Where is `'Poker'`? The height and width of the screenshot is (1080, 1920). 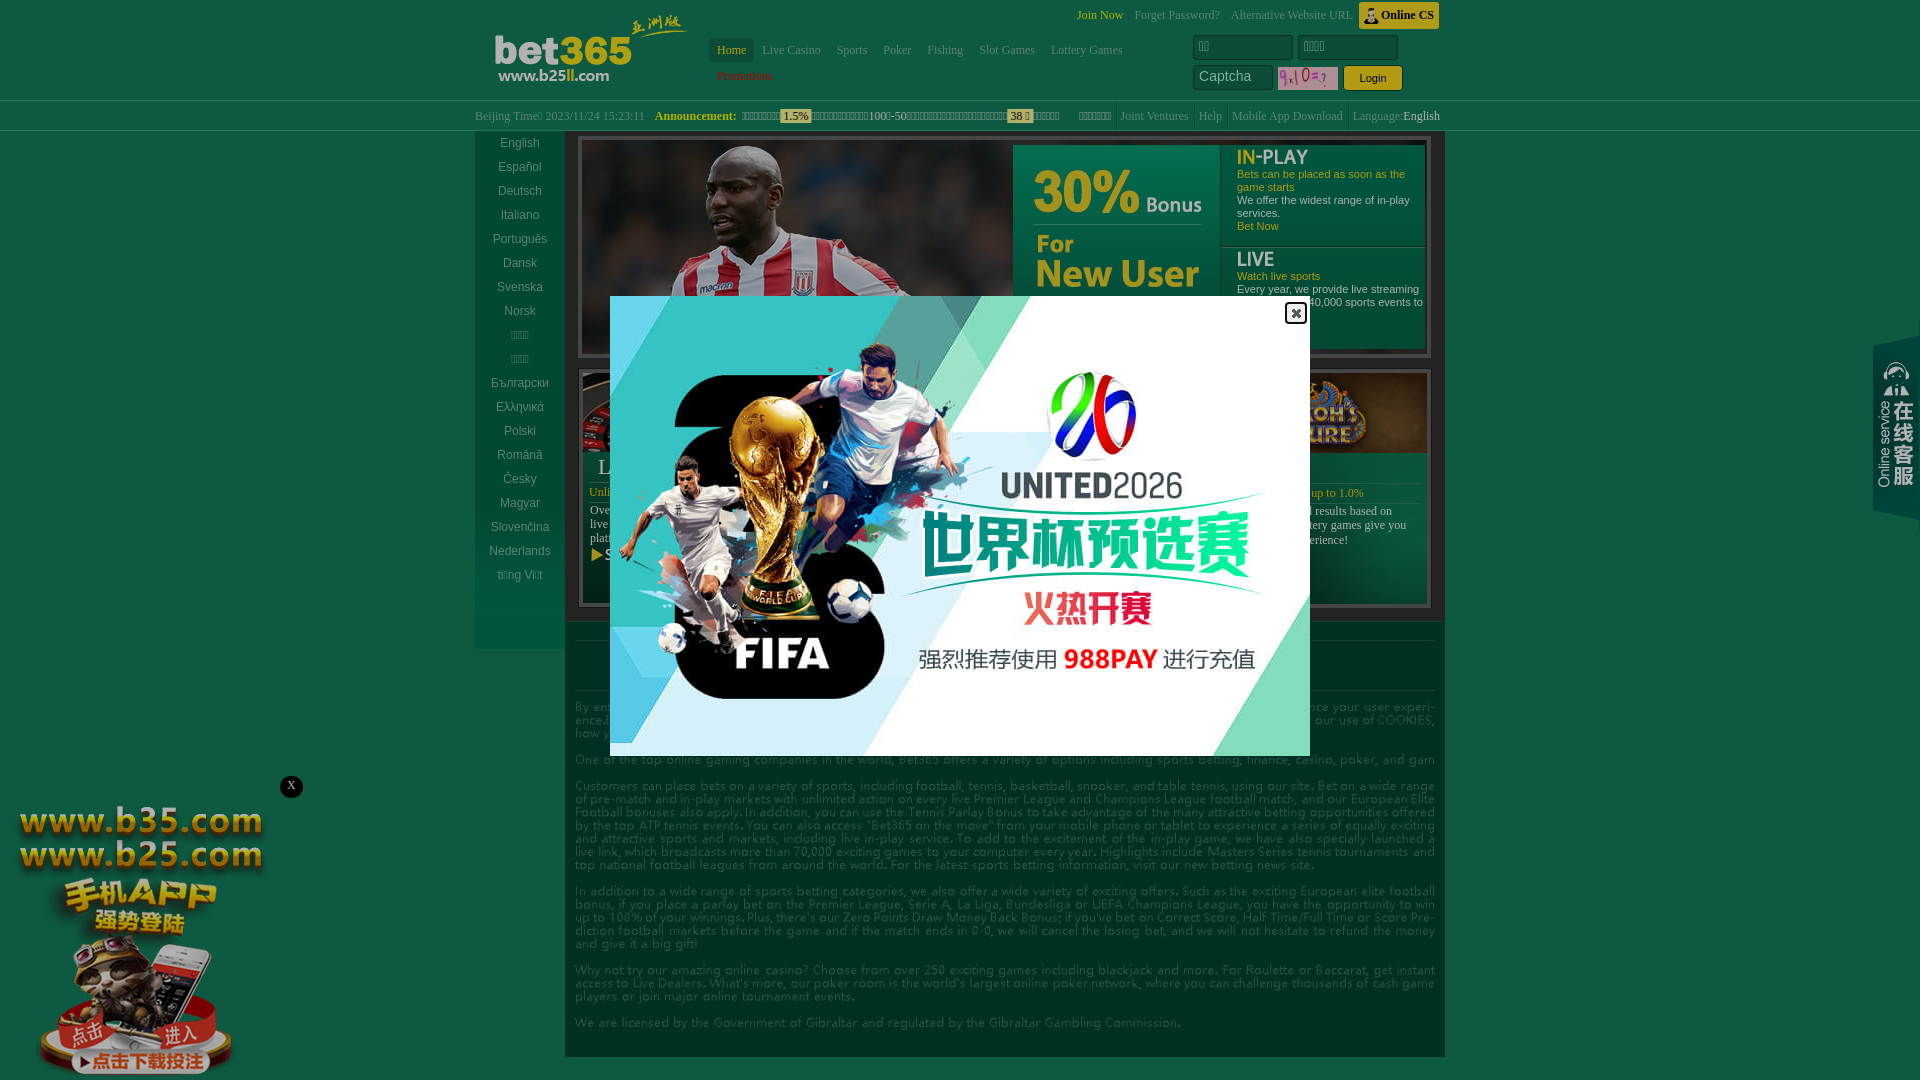
'Poker' is located at coordinates (896, 49).